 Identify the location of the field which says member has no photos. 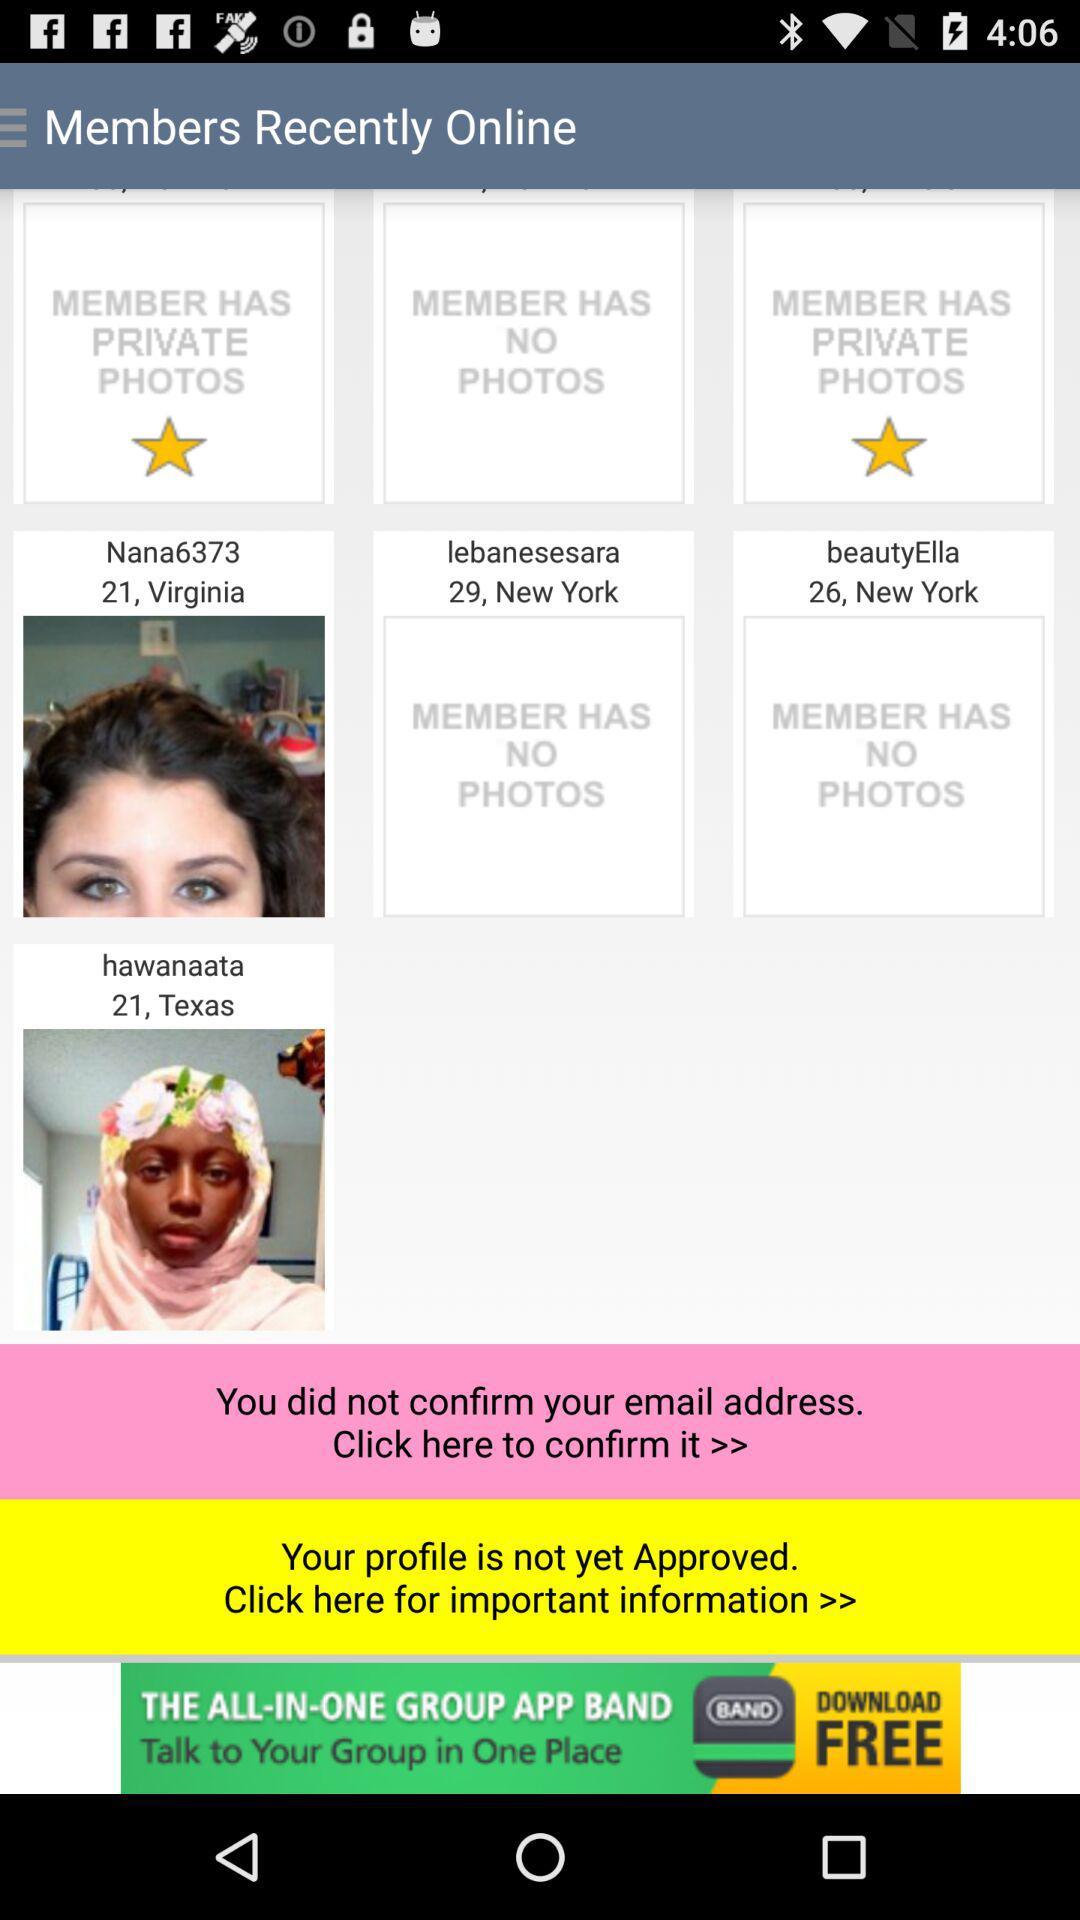
(532, 765).